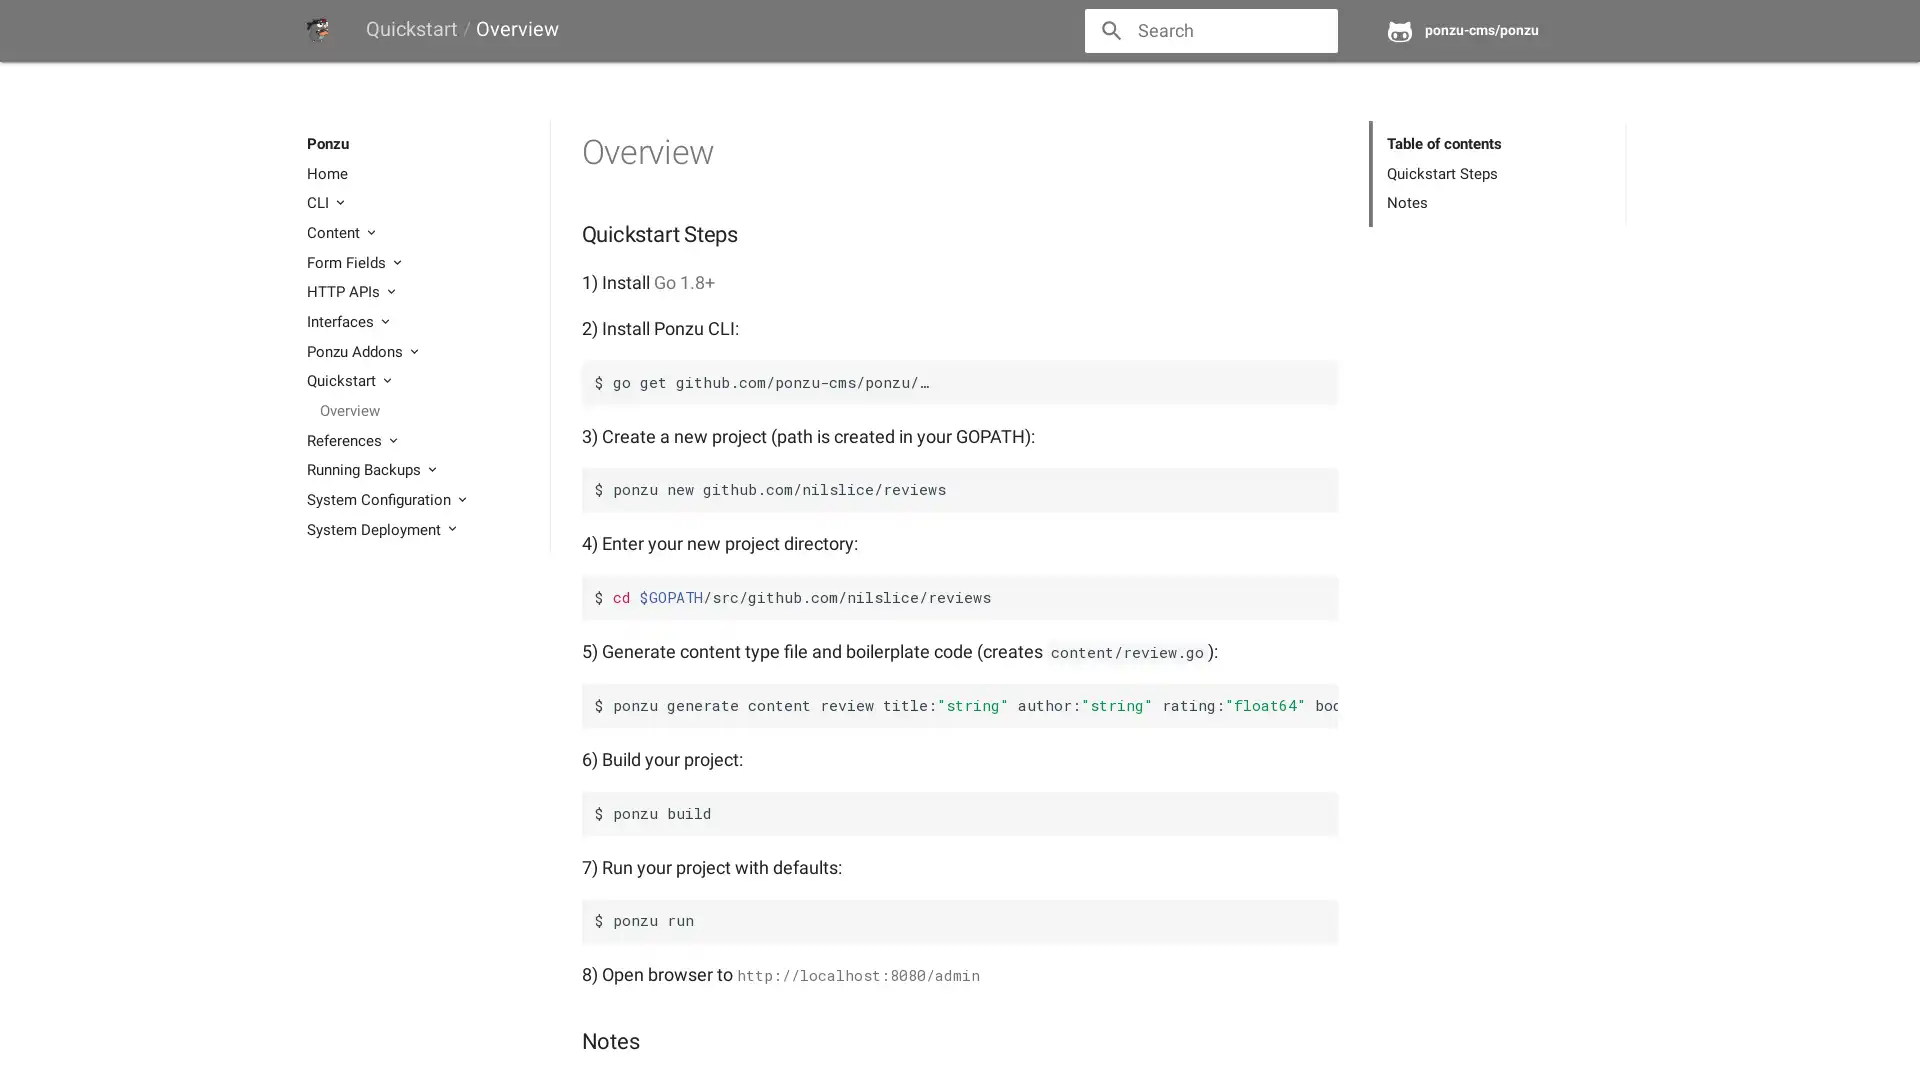  What do you see at coordinates (1311, 30) in the screenshot?
I see `close` at bounding box center [1311, 30].